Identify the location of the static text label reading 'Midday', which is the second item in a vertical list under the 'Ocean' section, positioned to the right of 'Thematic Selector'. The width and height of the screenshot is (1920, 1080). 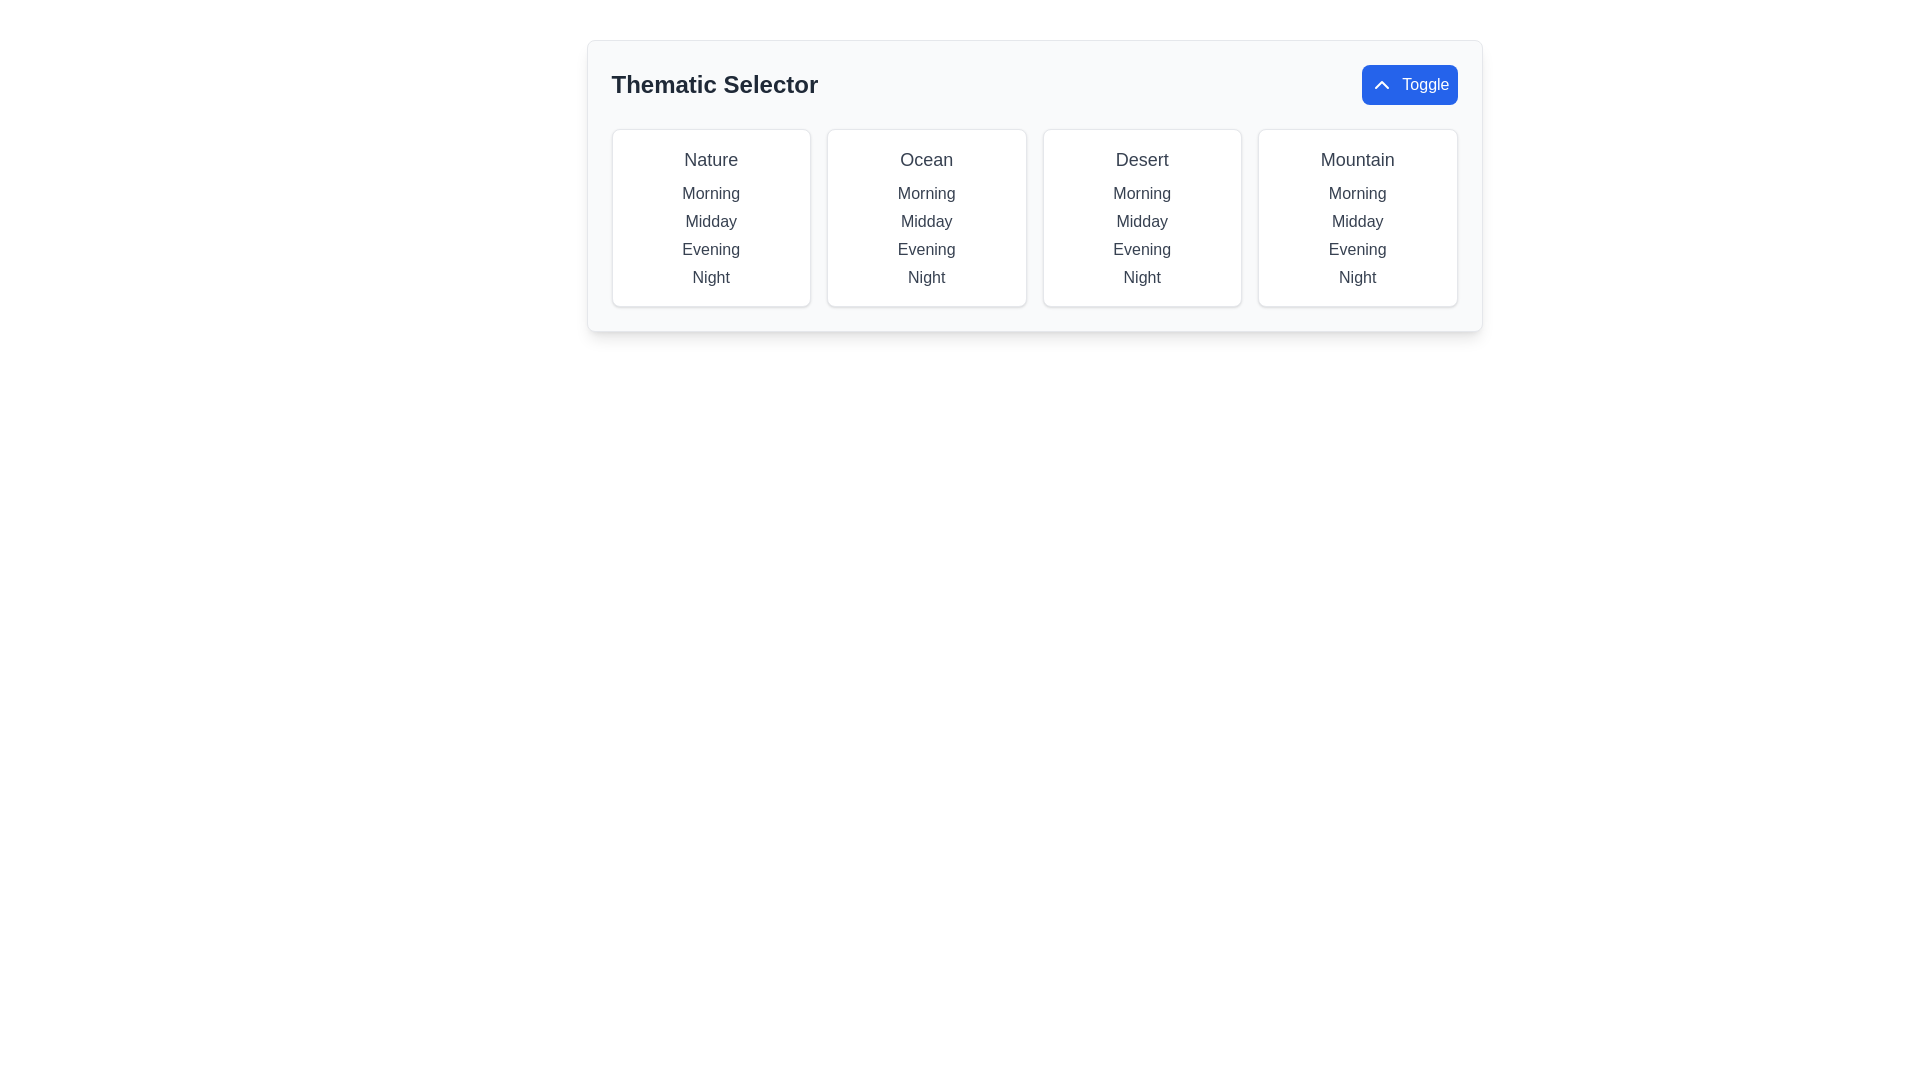
(925, 222).